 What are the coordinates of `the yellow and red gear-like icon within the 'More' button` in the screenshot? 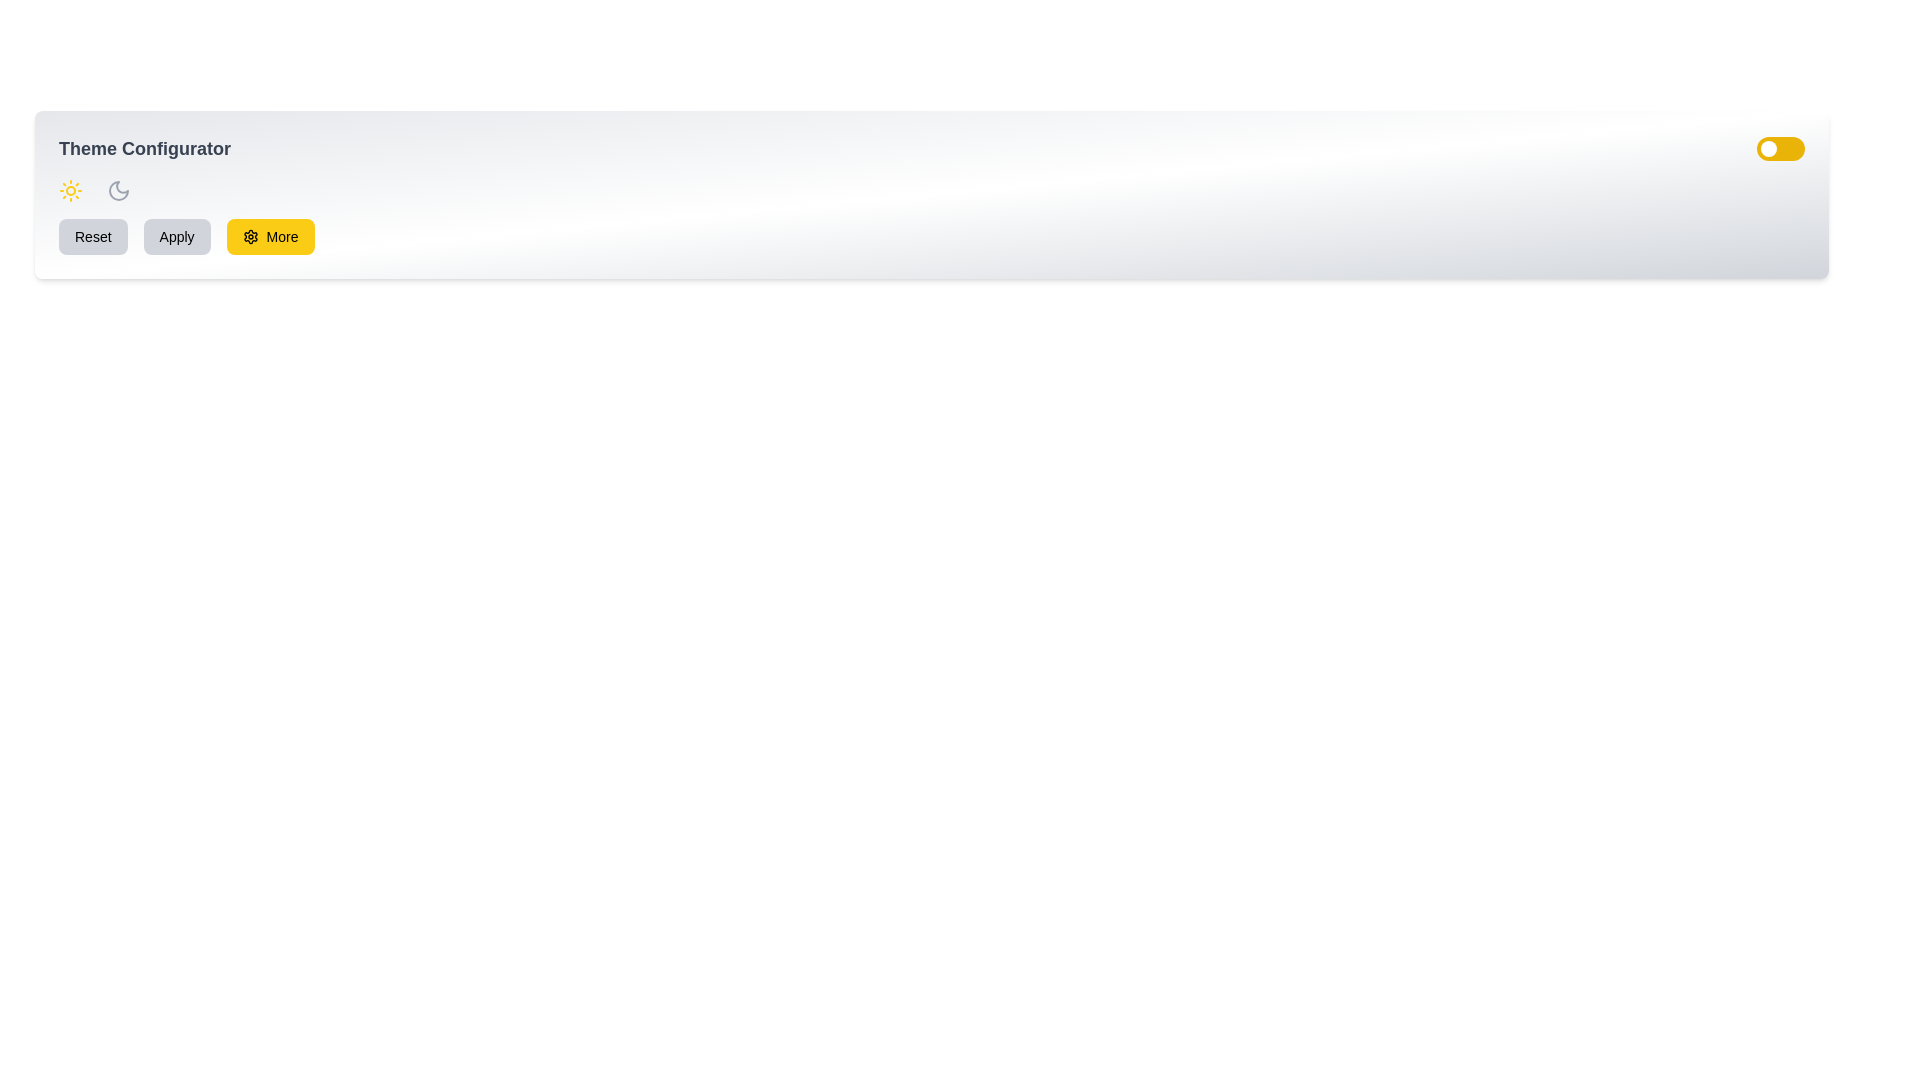 It's located at (249, 235).